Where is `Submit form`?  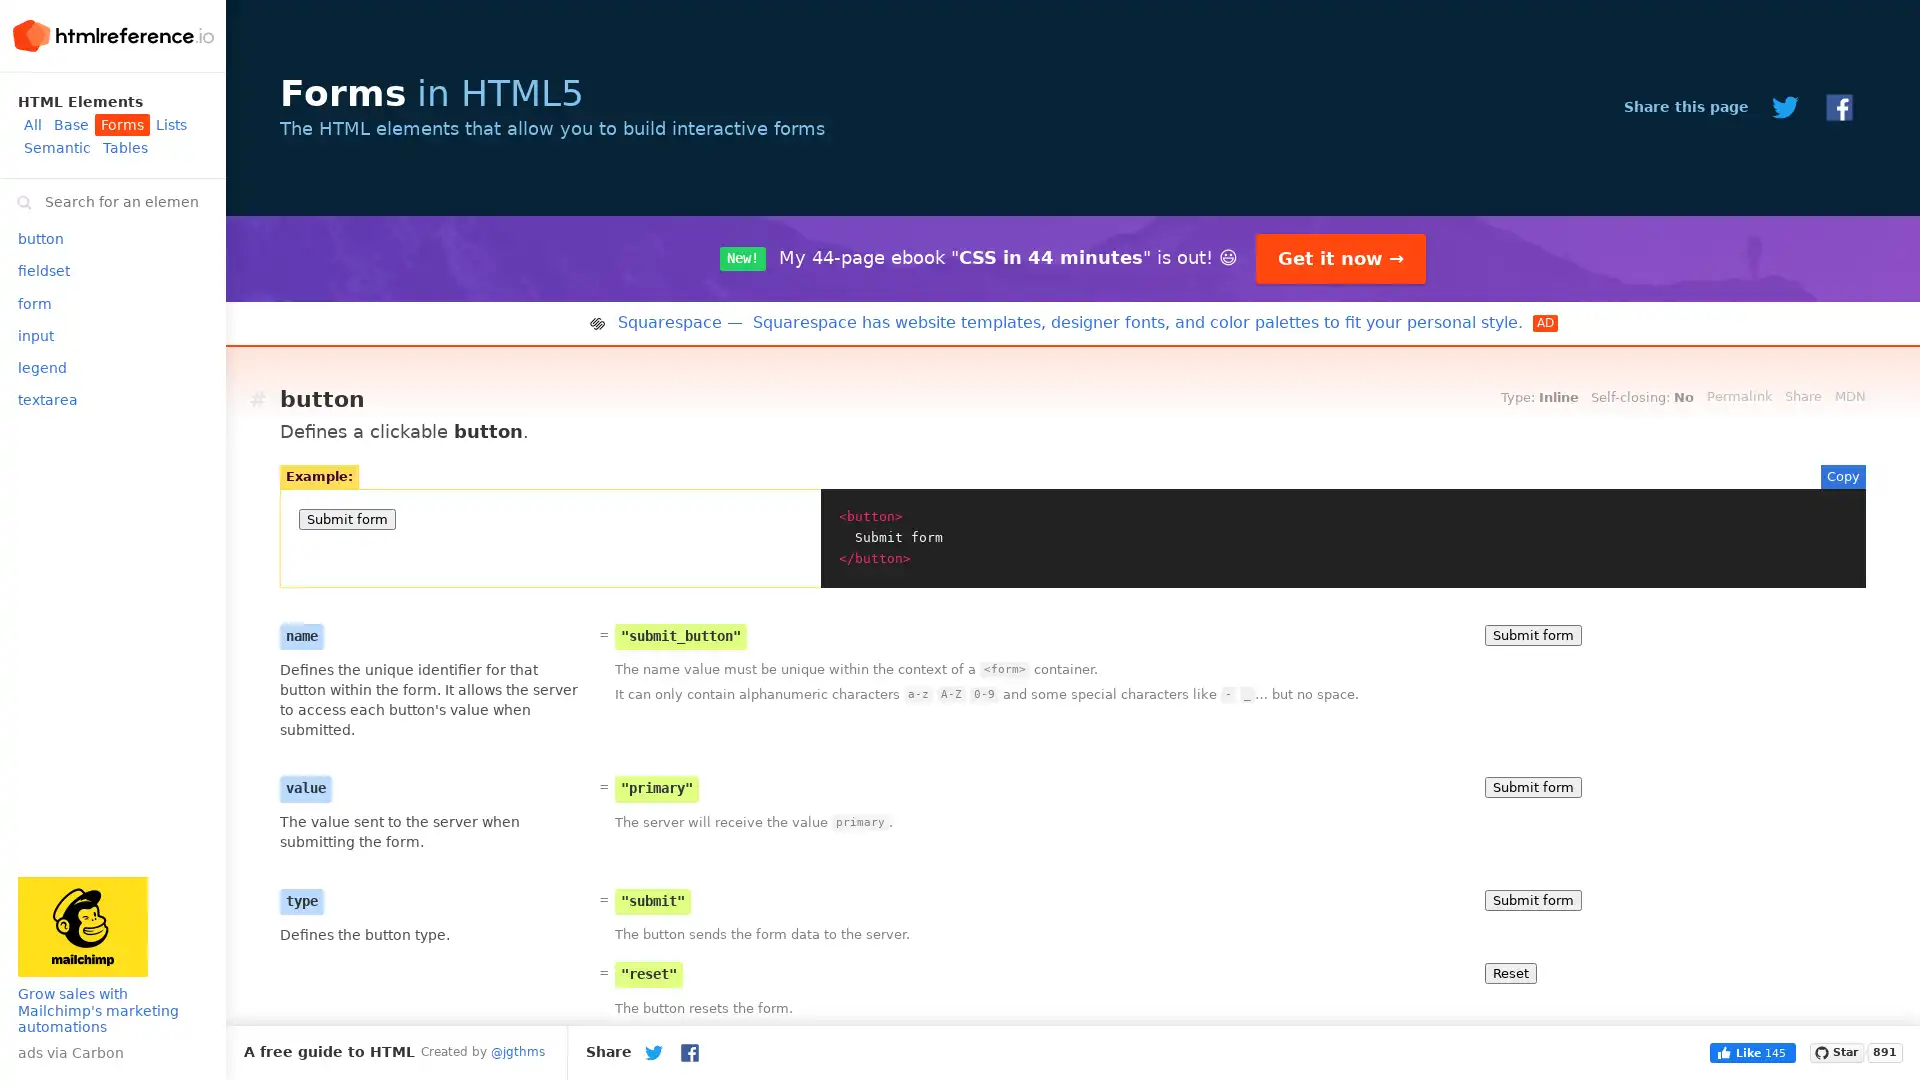 Submit form is located at coordinates (1532, 1063).